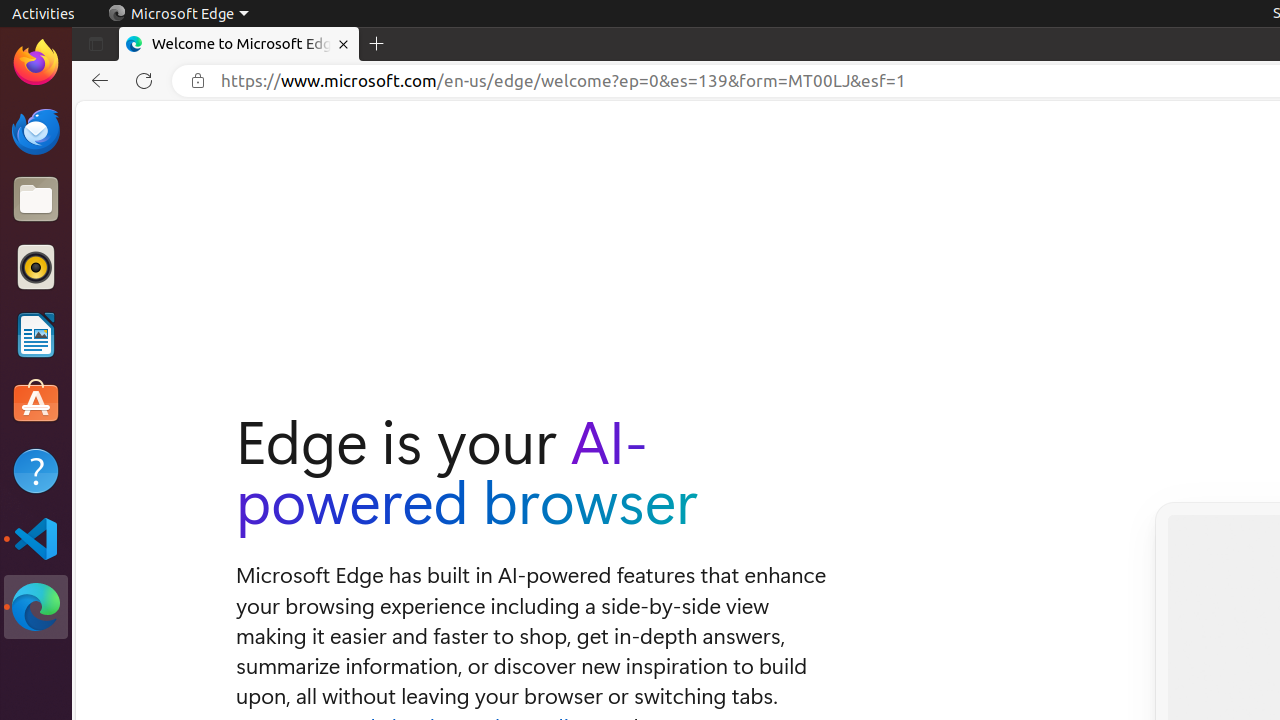 The height and width of the screenshot is (720, 1280). Describe the element at coordinates (178, 13) in the screenshot. I see `'Microsoft Edge'` at that location.